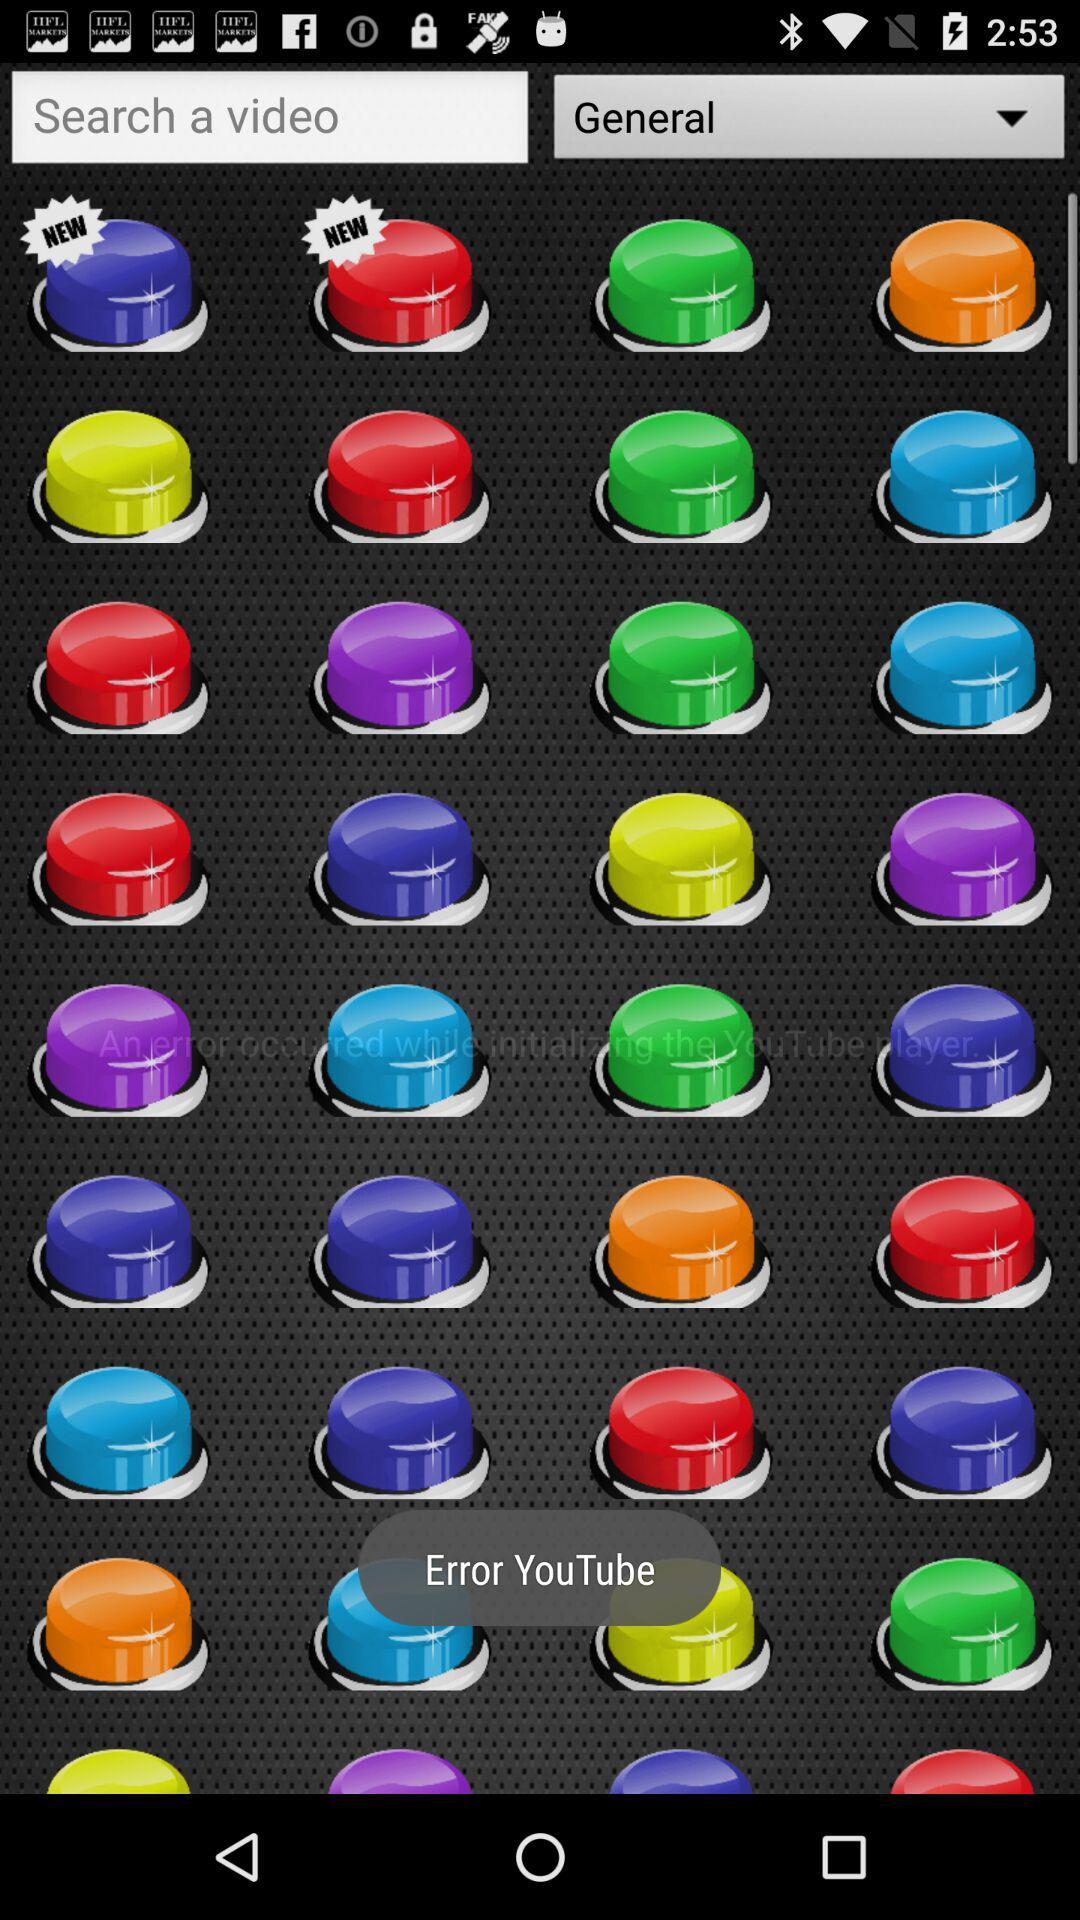 The image size is (1080, 1920). I want to click on type in search bar, so click(270, 121).